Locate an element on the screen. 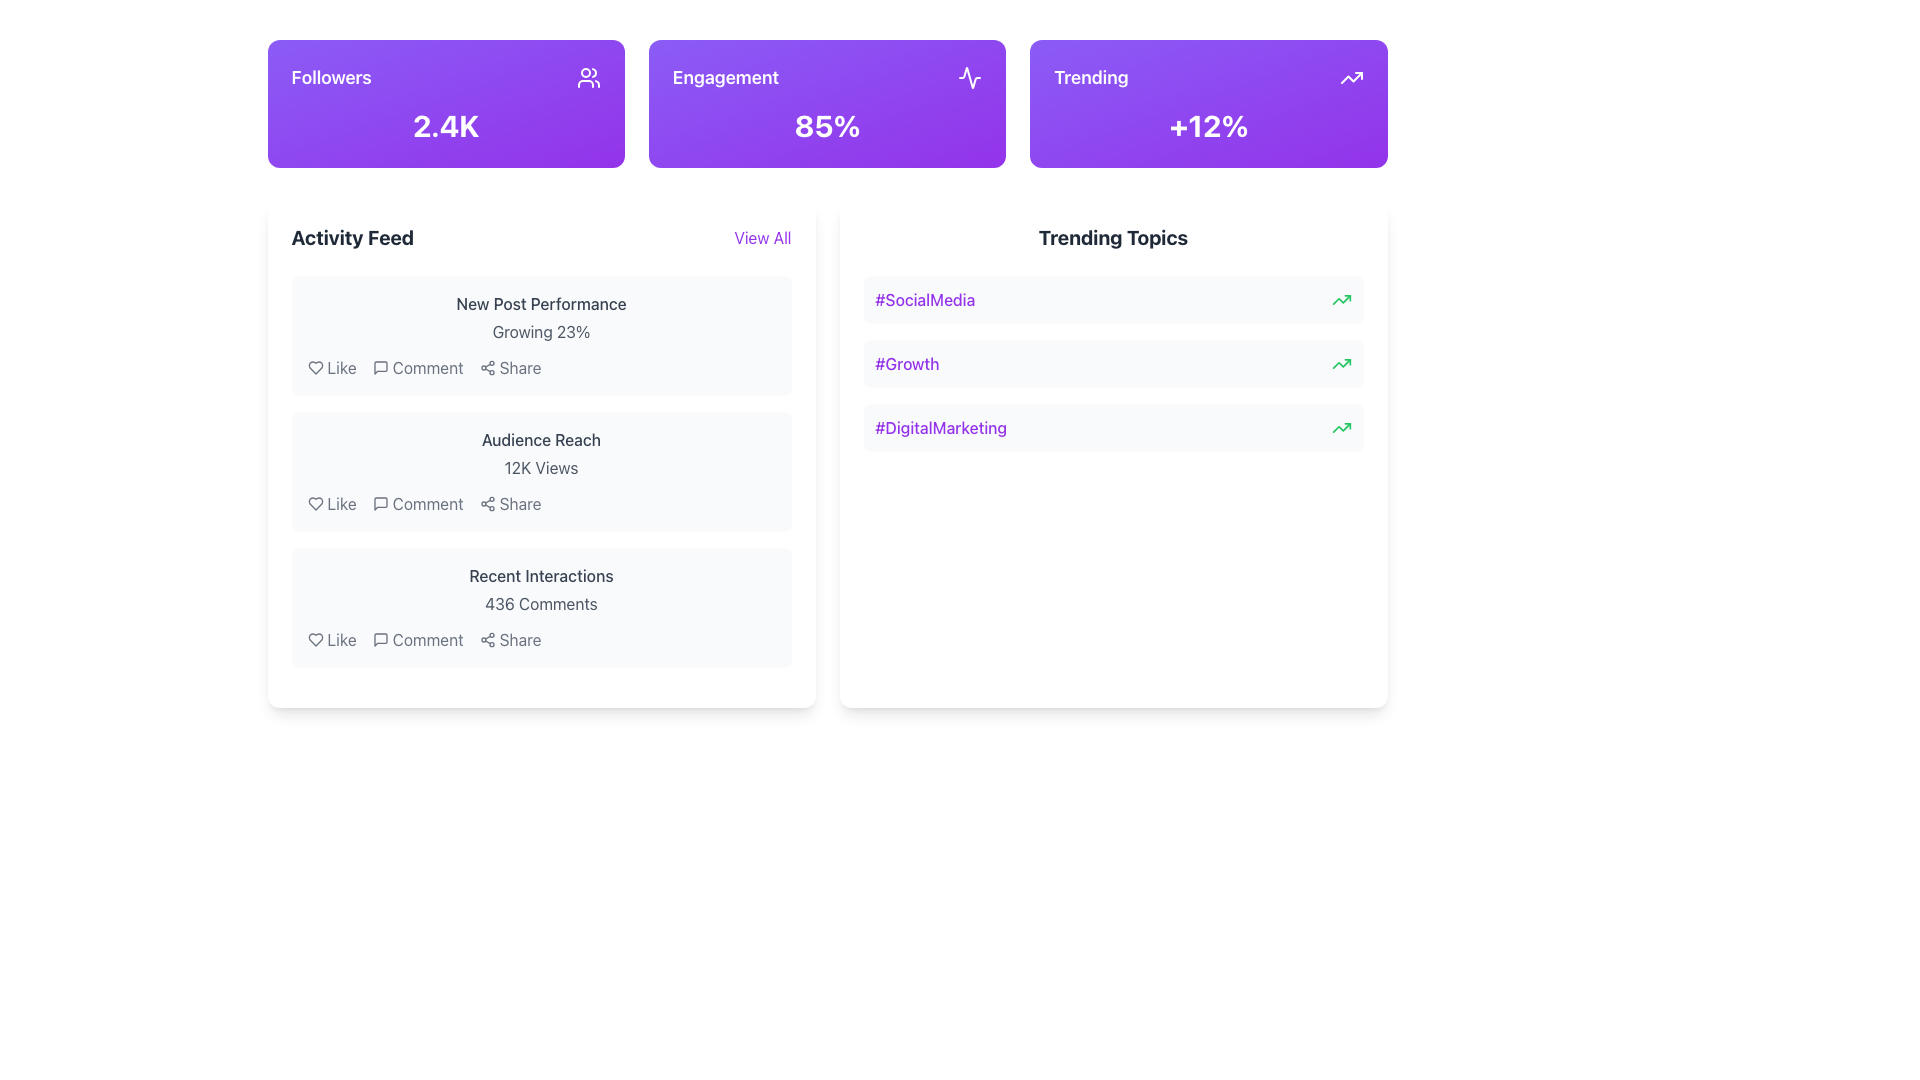  the decorative SVG icon in the 'Engagement' section, which visually represents engagement through a waveform-like design, located above the text '85%' is located at coordinates (970, 76).